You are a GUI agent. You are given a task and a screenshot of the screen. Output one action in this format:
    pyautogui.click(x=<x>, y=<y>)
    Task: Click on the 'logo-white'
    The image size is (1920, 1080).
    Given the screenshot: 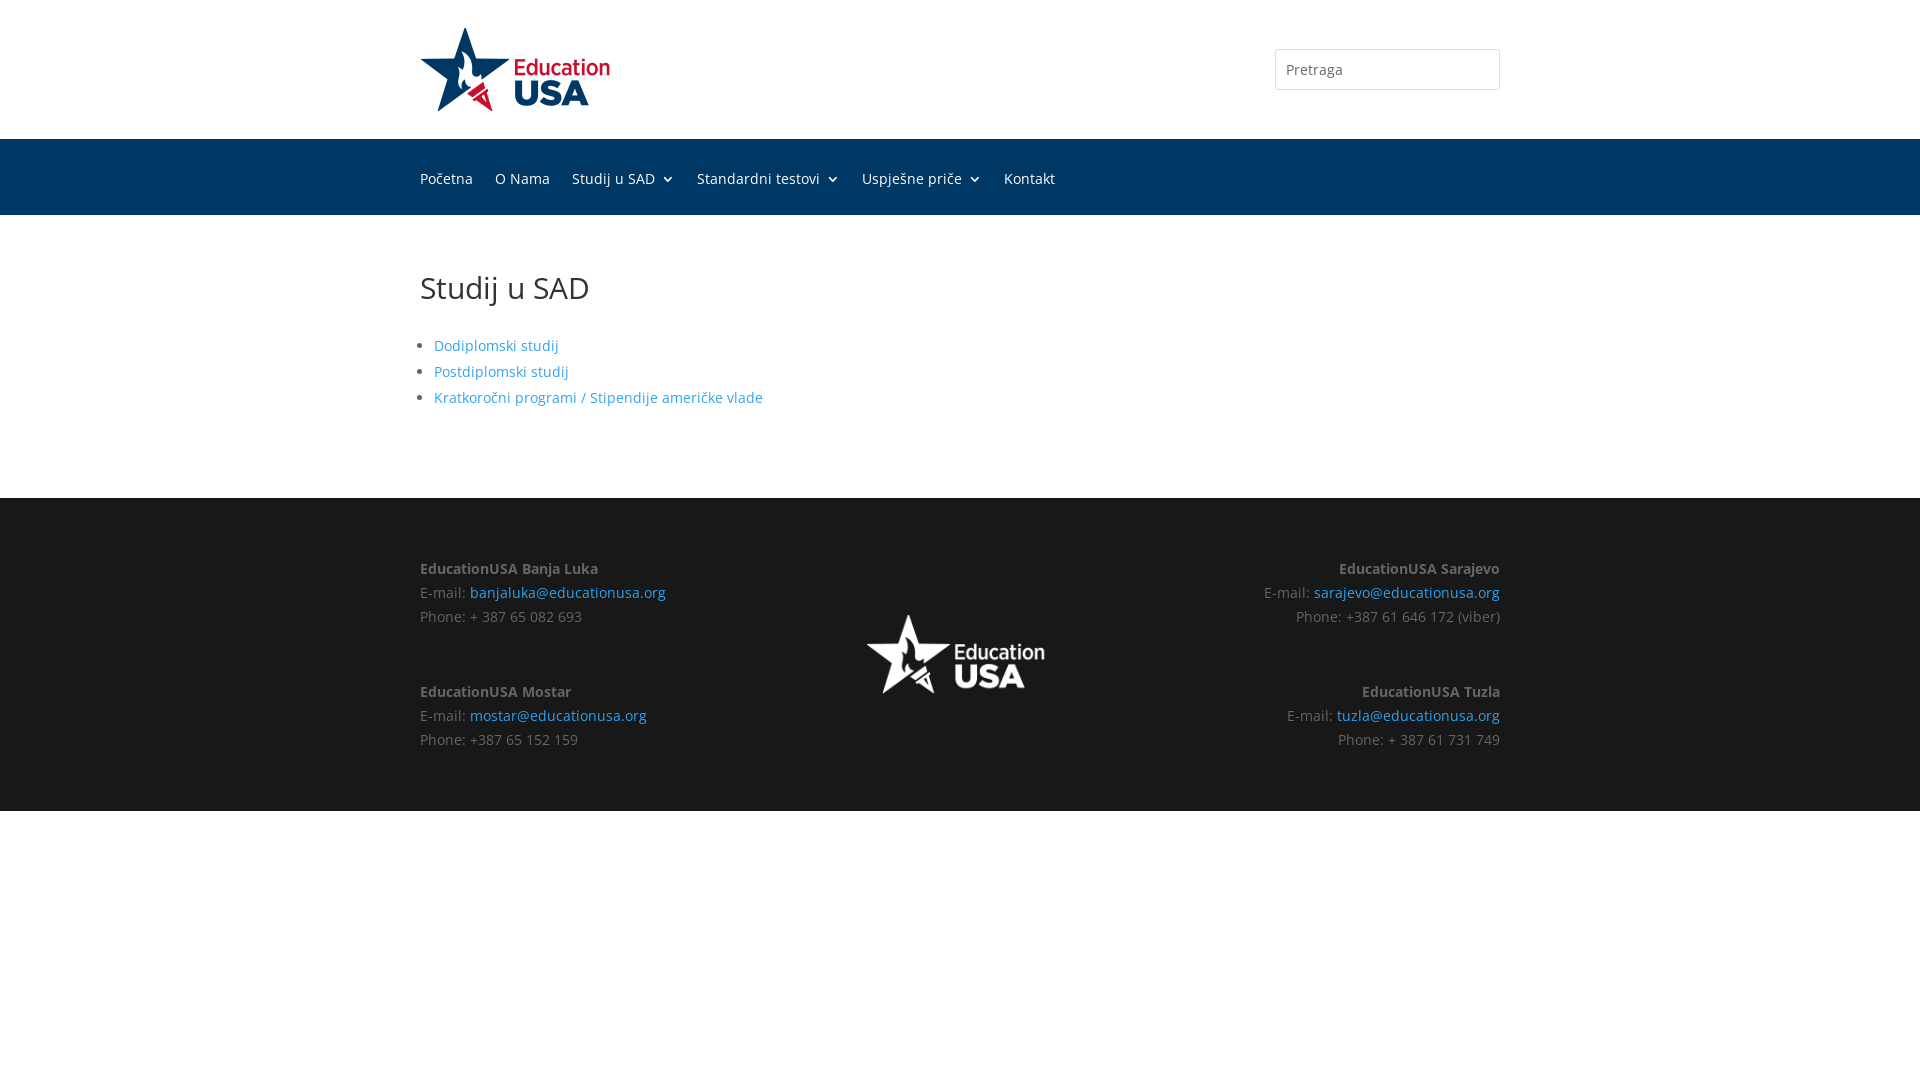 What is the action you would take?
    pyautogui.click(x=960, y=654)
    